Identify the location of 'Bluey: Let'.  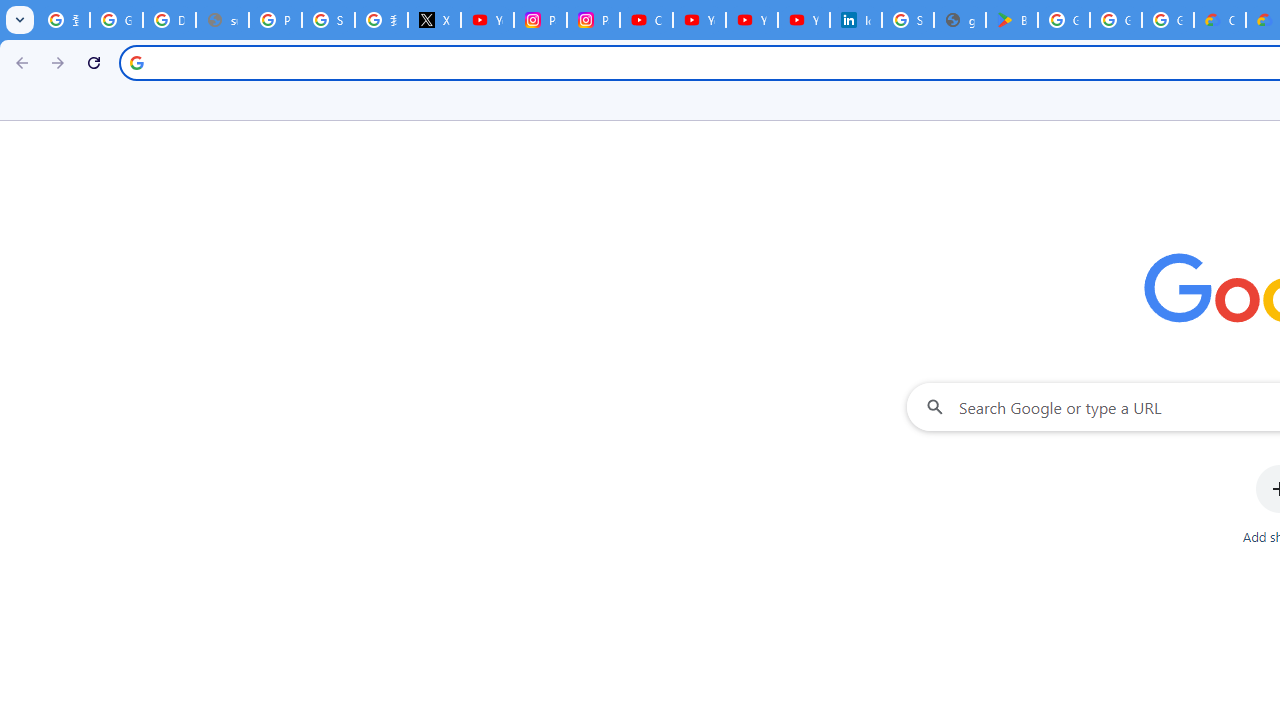
(1011, 20).